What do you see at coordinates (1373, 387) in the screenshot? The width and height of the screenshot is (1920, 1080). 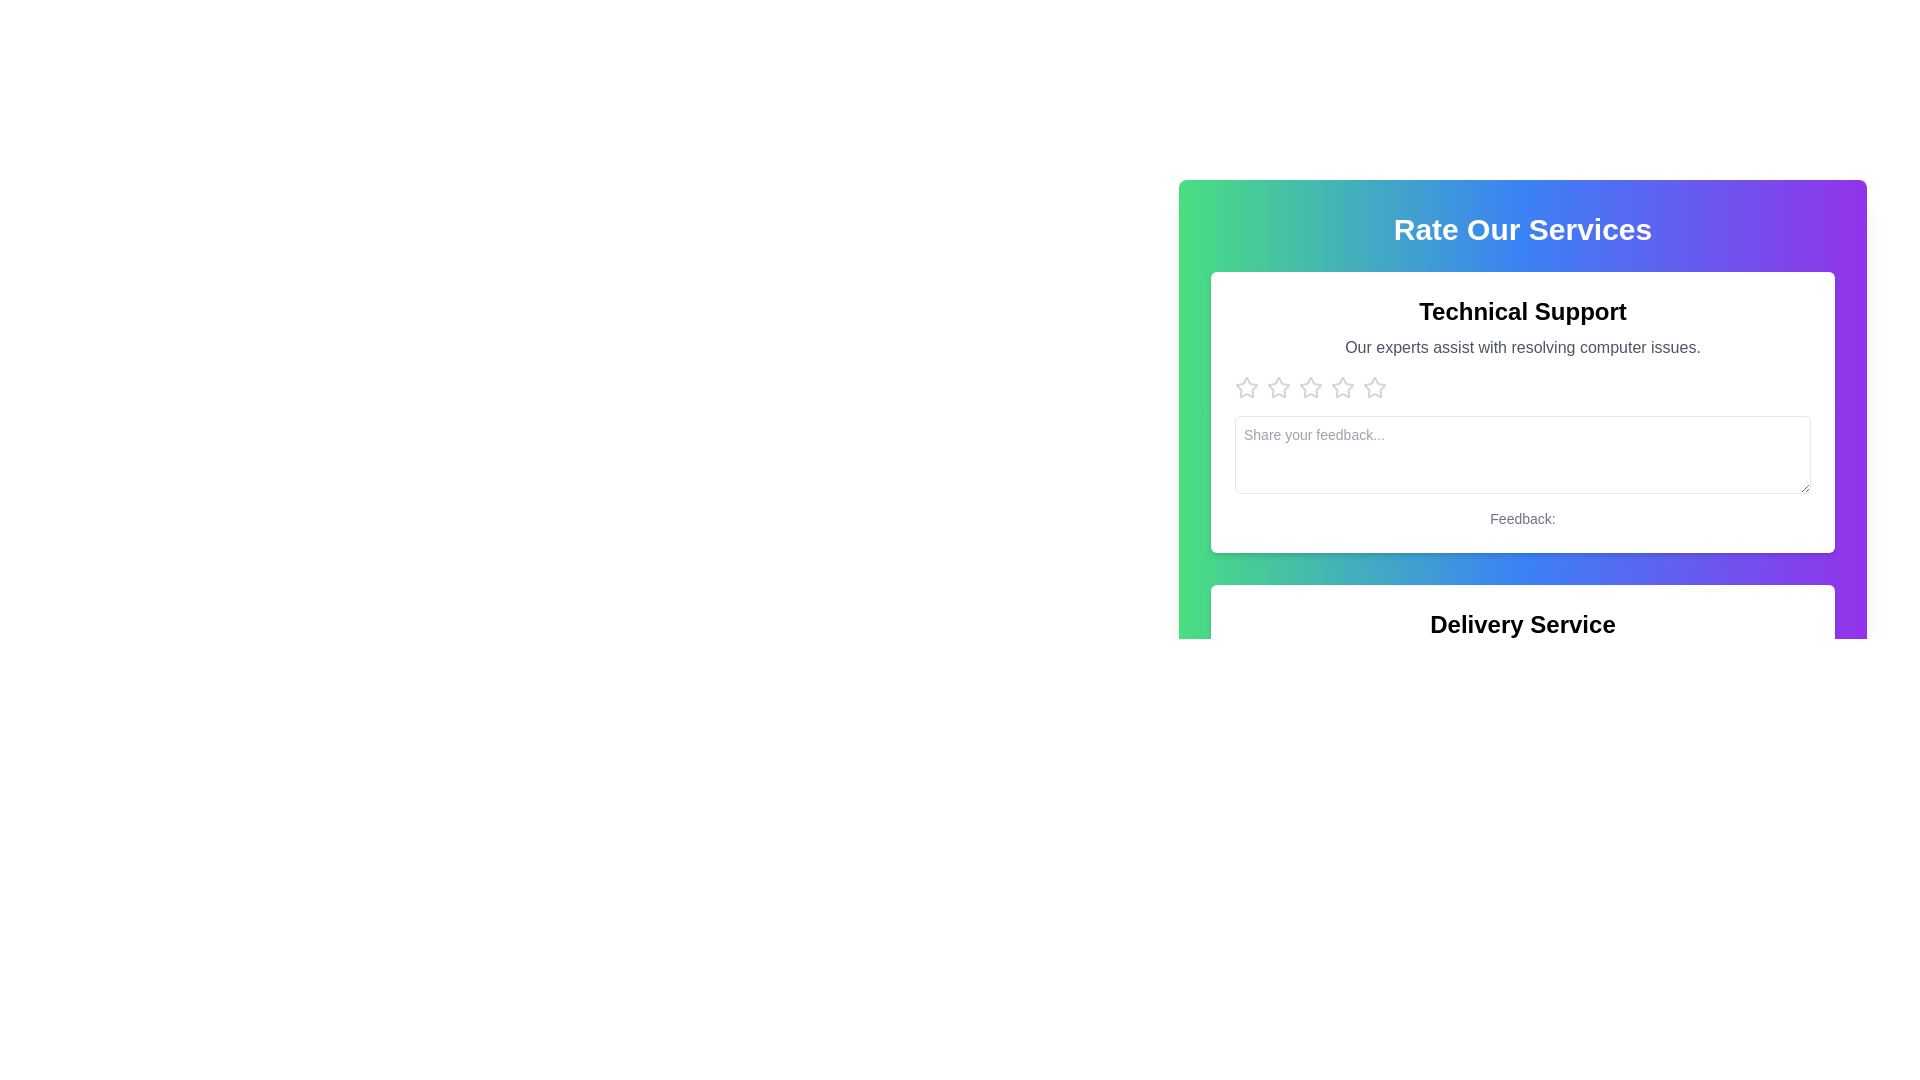 I see `the fourth star icon in the star rating control located in the 'Rate Our Services' section` at bounding box center [1373, 387].